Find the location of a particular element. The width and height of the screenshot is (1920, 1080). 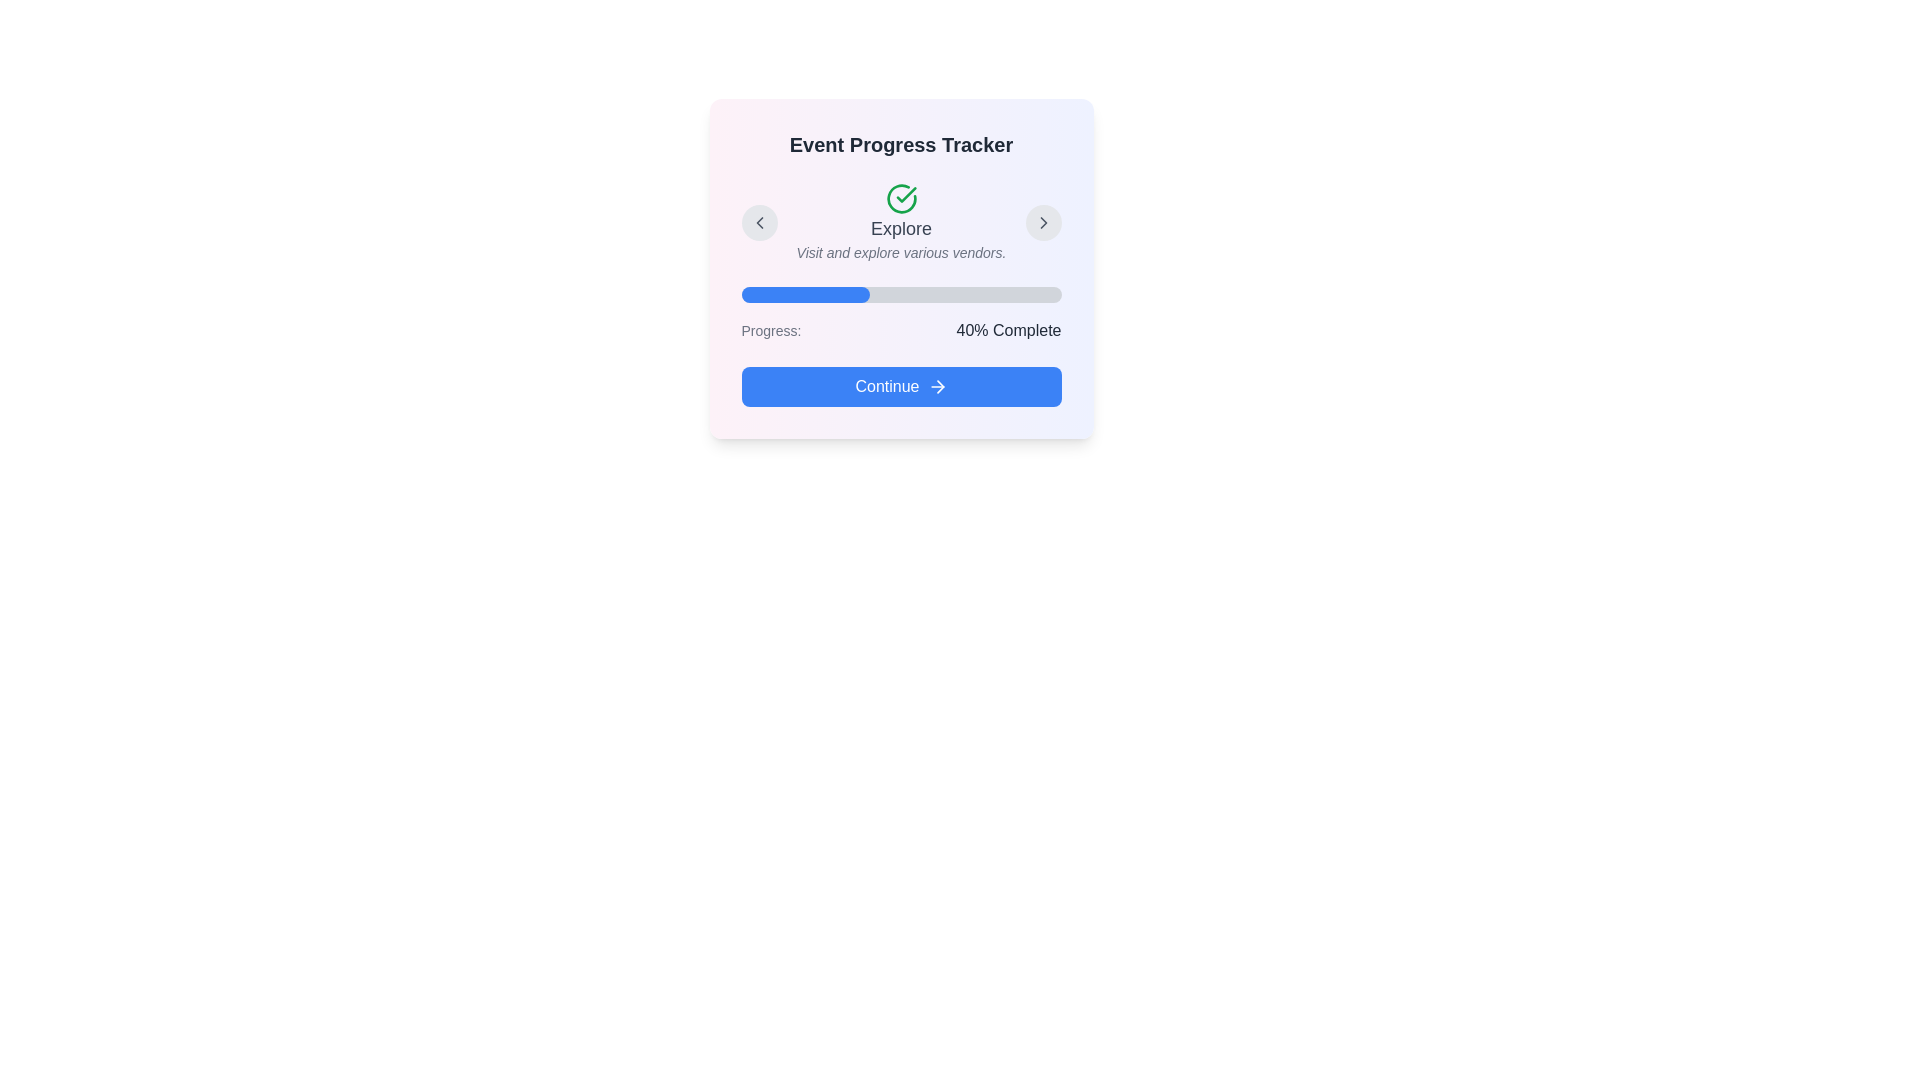

the italicized text reading 'Visit and explore various vendors.' which is located below the bold title 'Explore' and centered horizontally is located at coordinates (900, 252).